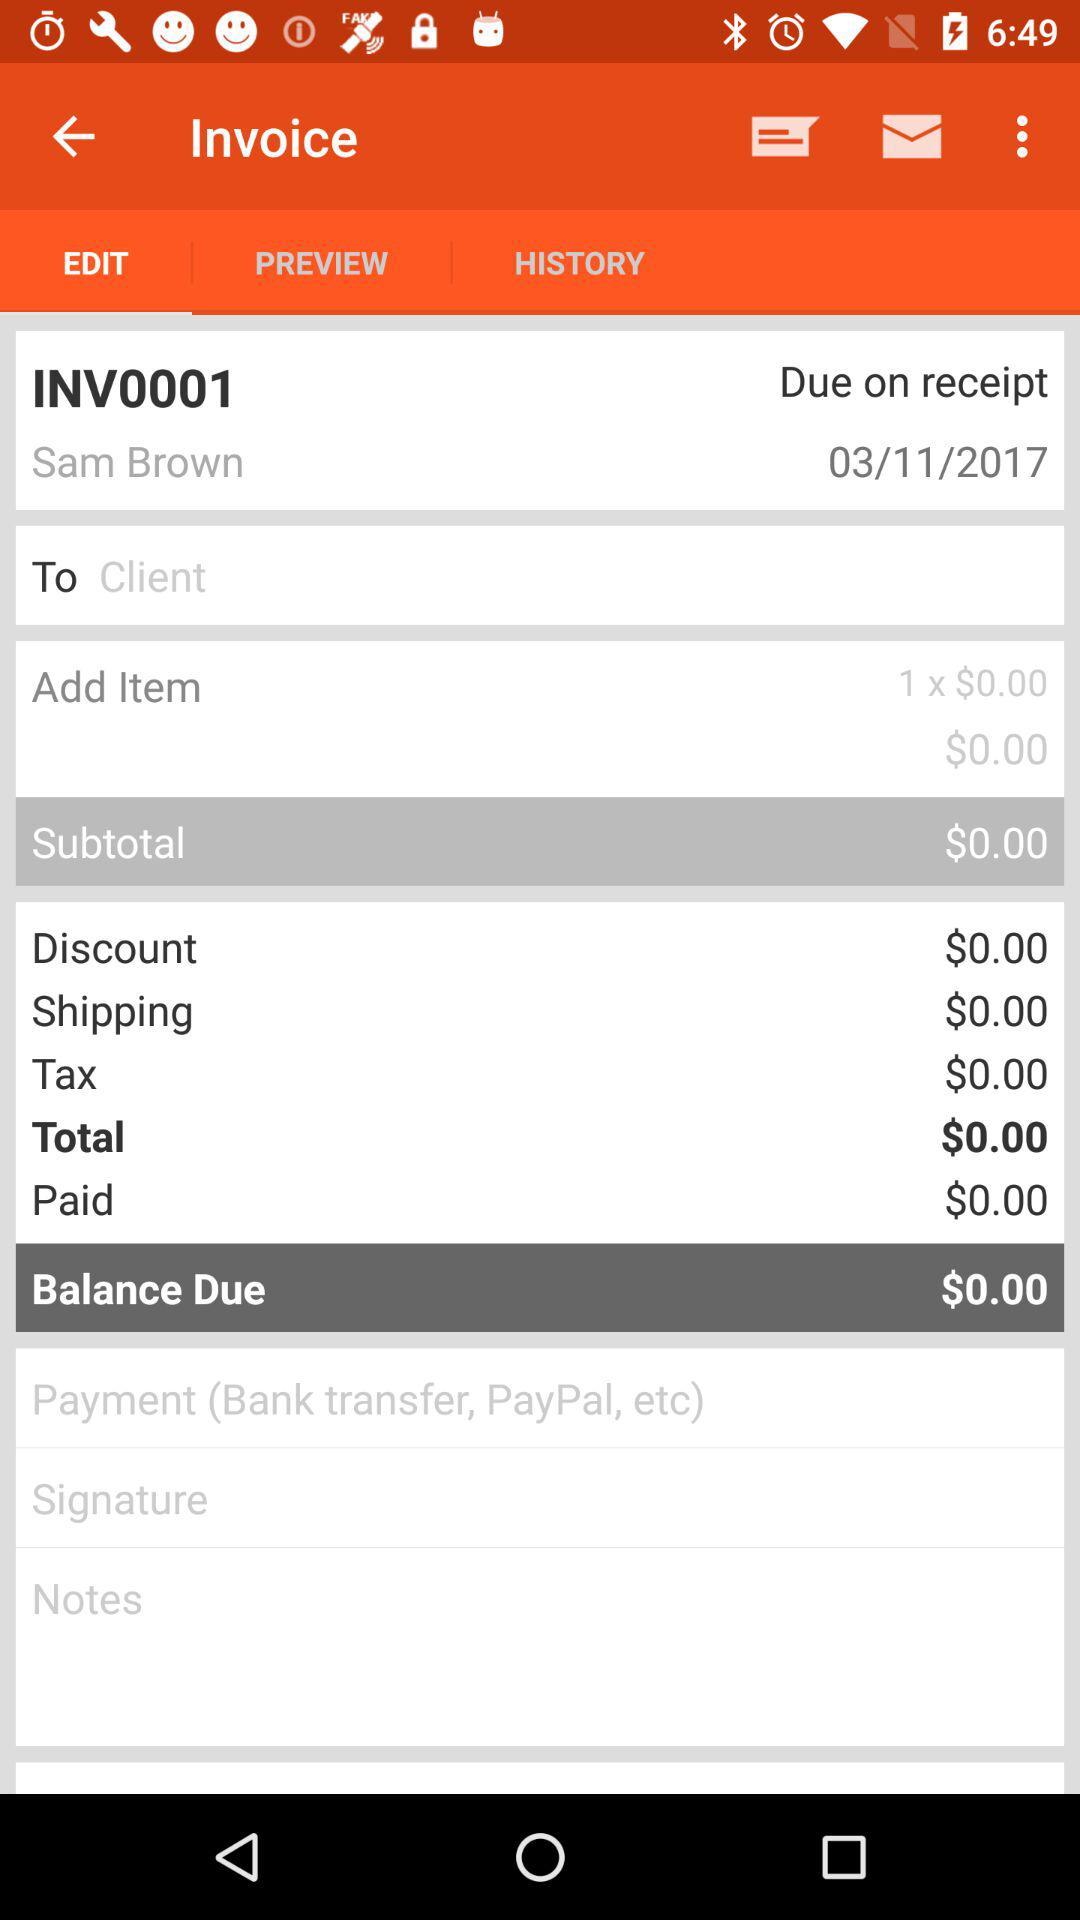 The image size is (1080, 1920). What do you see at coordinates (540, 1646) in the screenshot?
I see `record notes` at bounding box center [540, 1646].